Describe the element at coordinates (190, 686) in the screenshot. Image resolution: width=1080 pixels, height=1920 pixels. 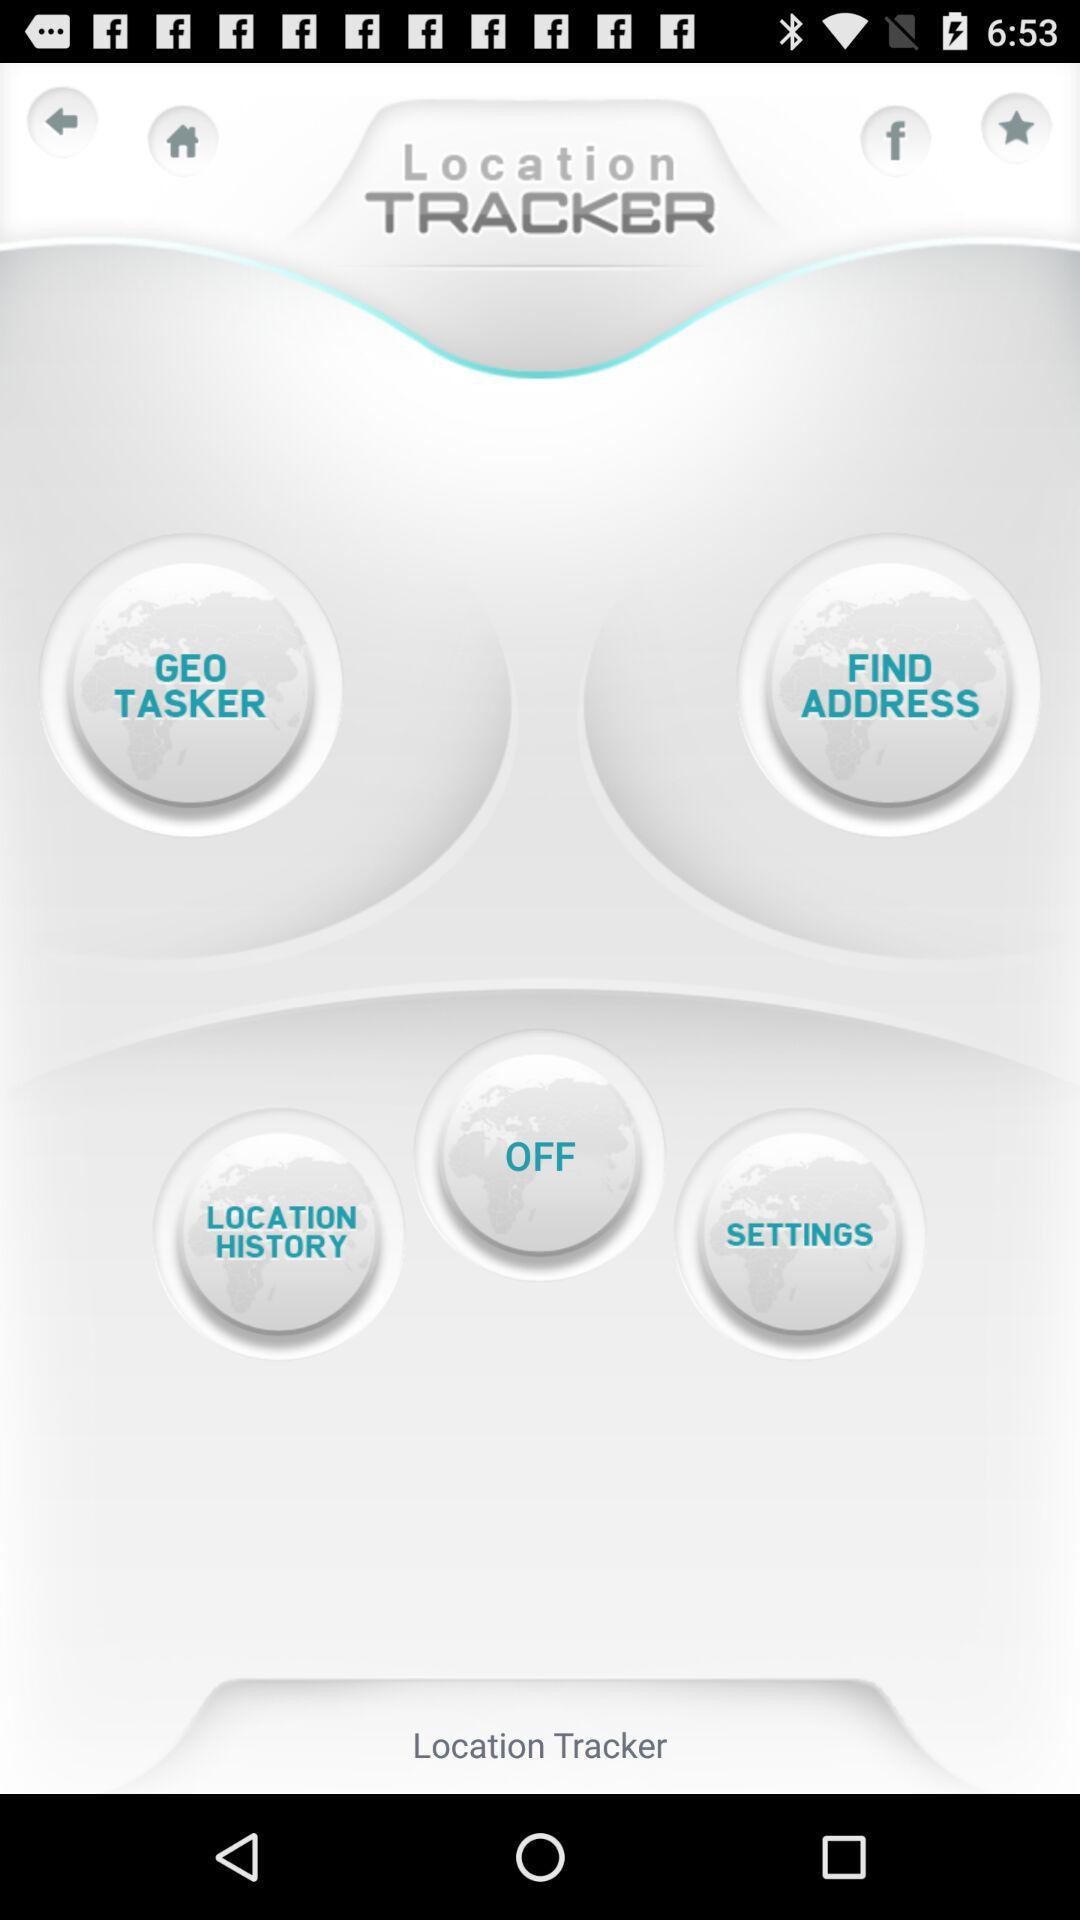
I see `open geo tasker` at that location.